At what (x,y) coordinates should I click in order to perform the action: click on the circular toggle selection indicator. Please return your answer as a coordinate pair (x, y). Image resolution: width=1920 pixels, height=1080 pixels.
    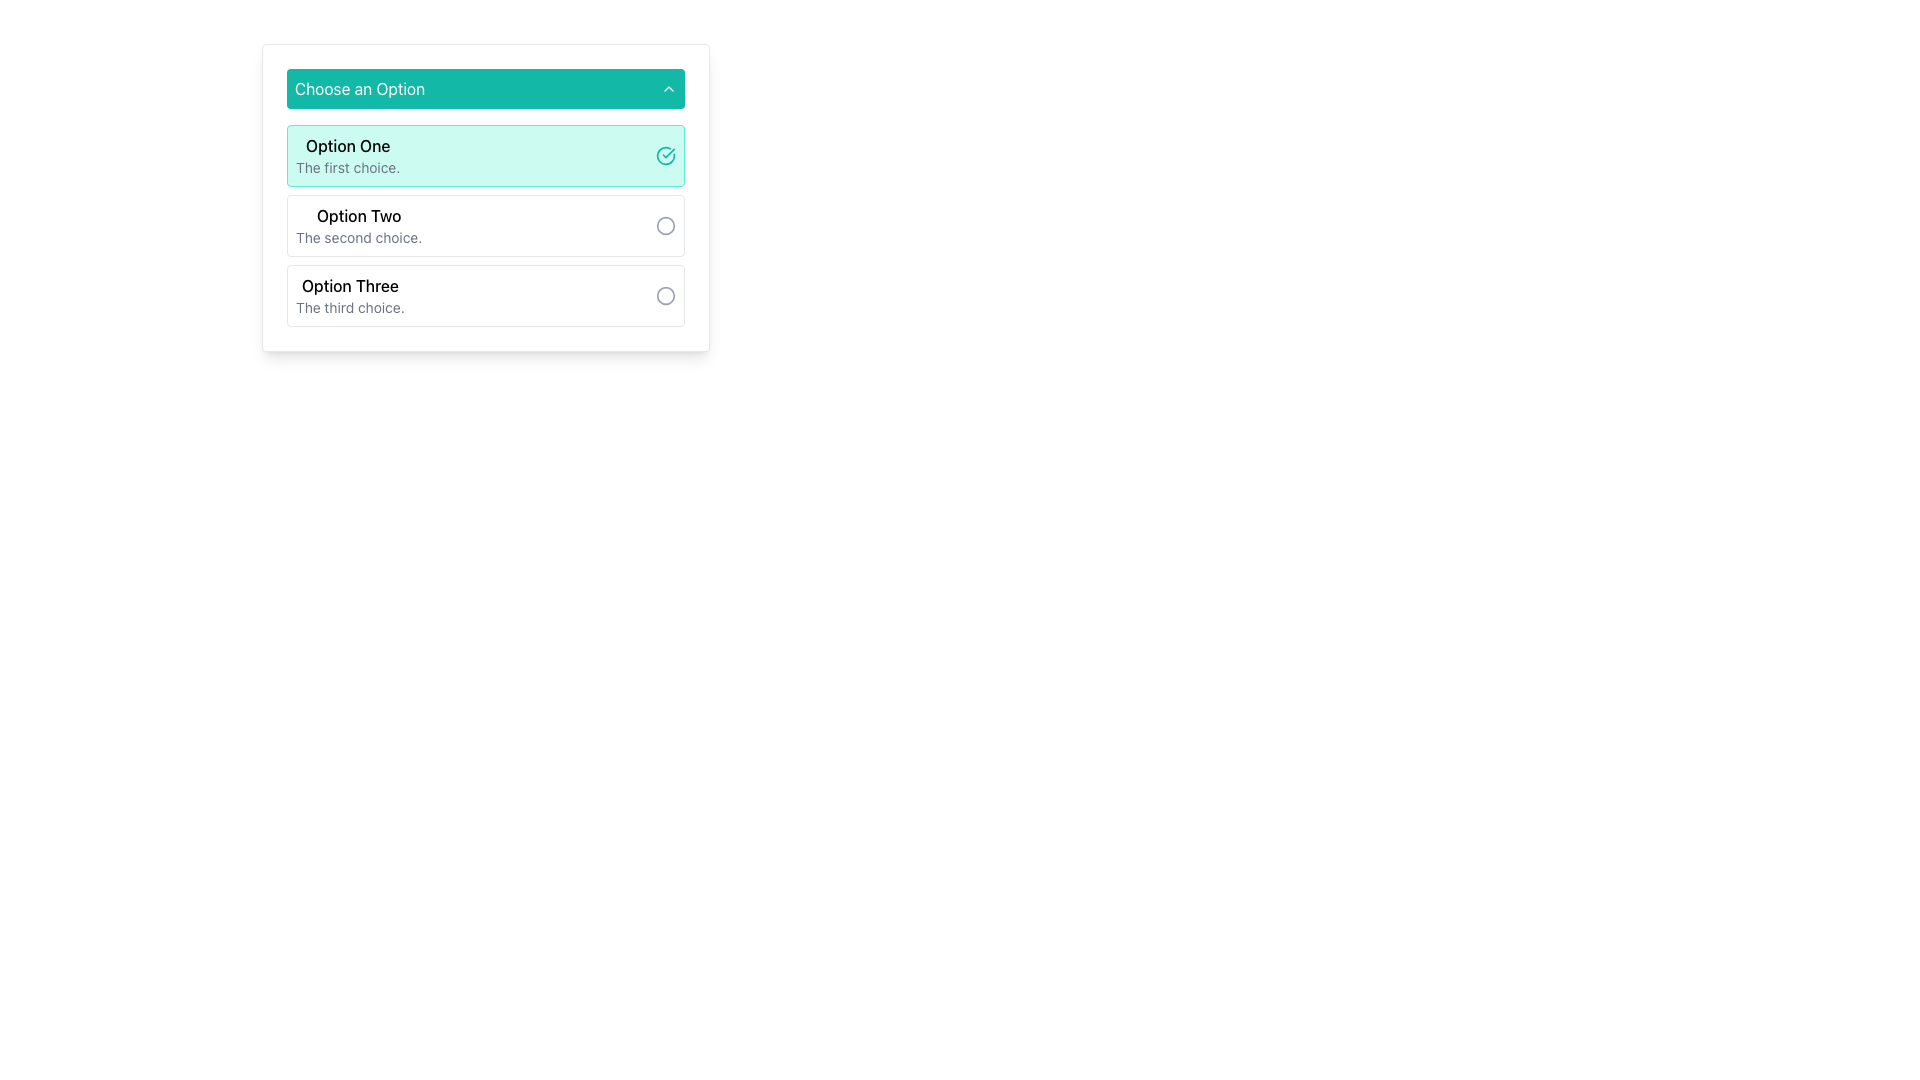
    Looking at the image, I should click on (666, 225).